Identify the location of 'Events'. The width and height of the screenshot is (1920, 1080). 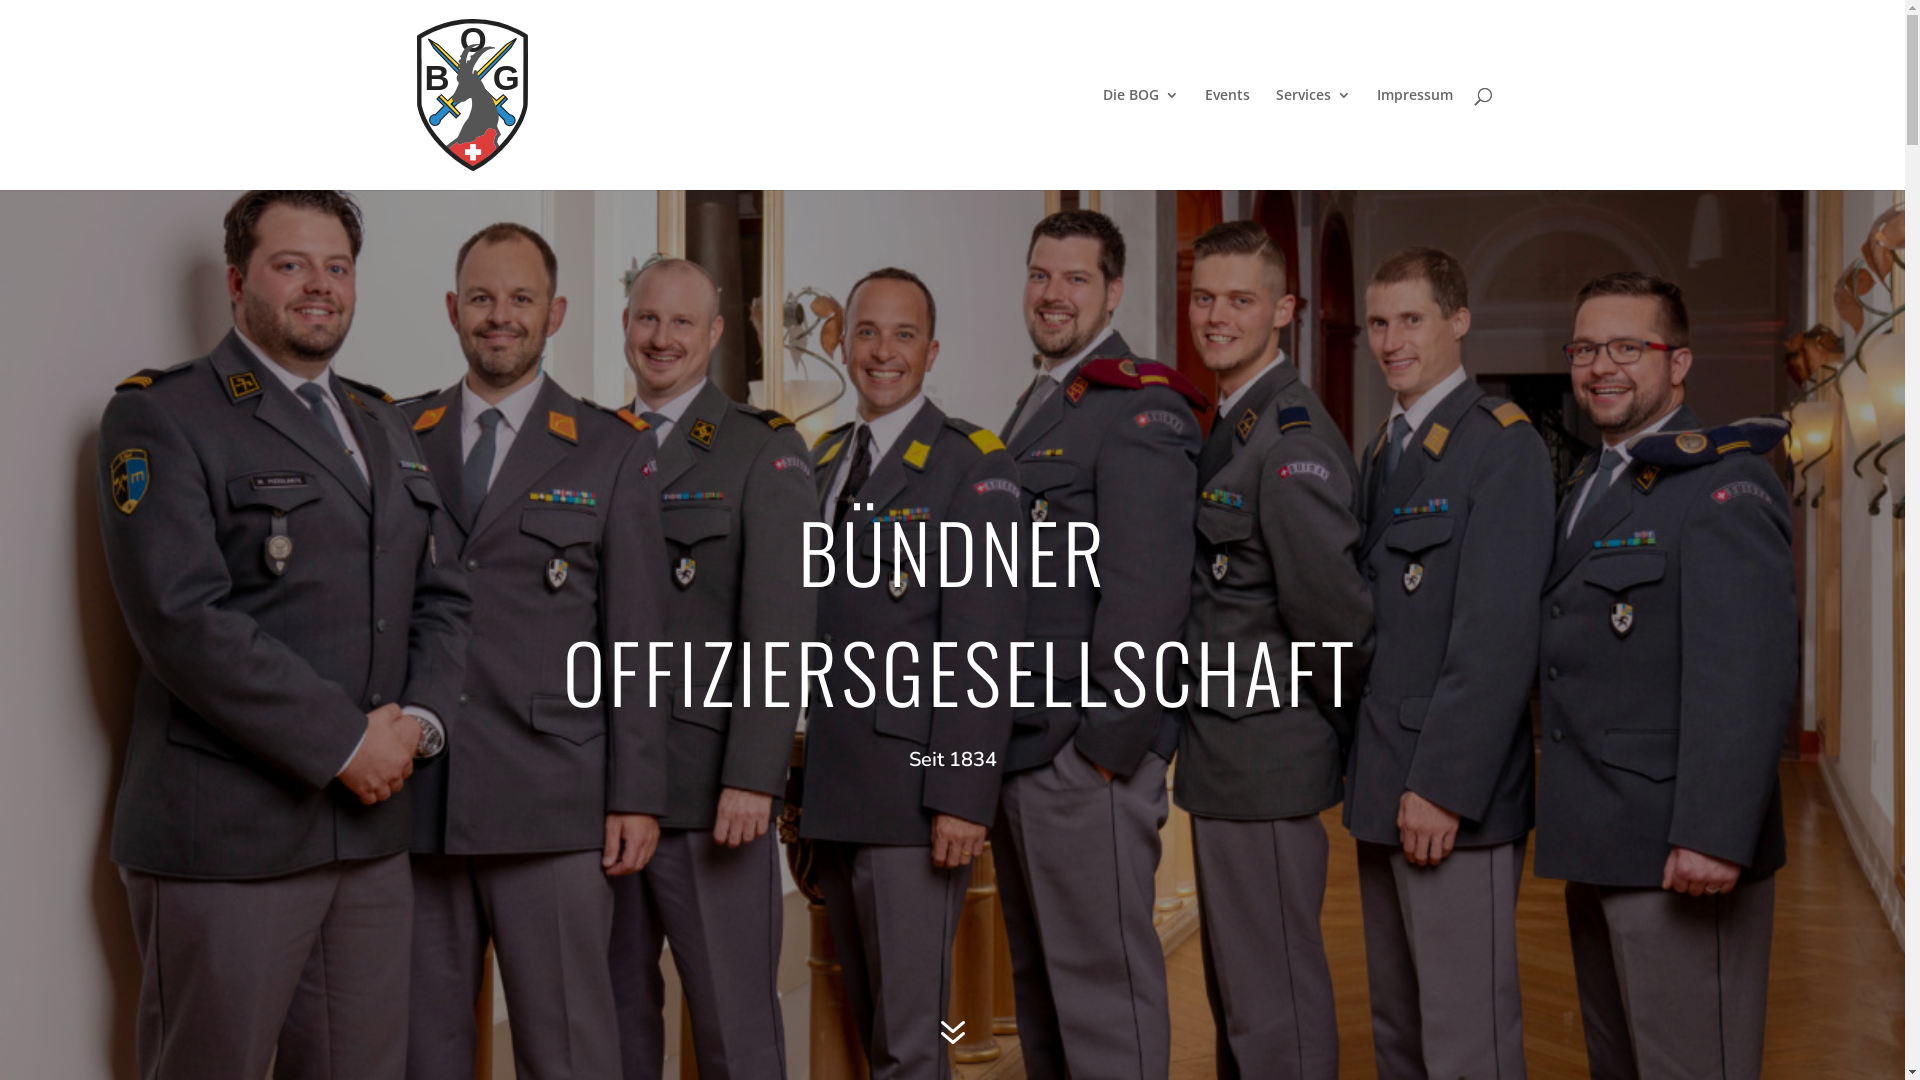
(1225, 137).